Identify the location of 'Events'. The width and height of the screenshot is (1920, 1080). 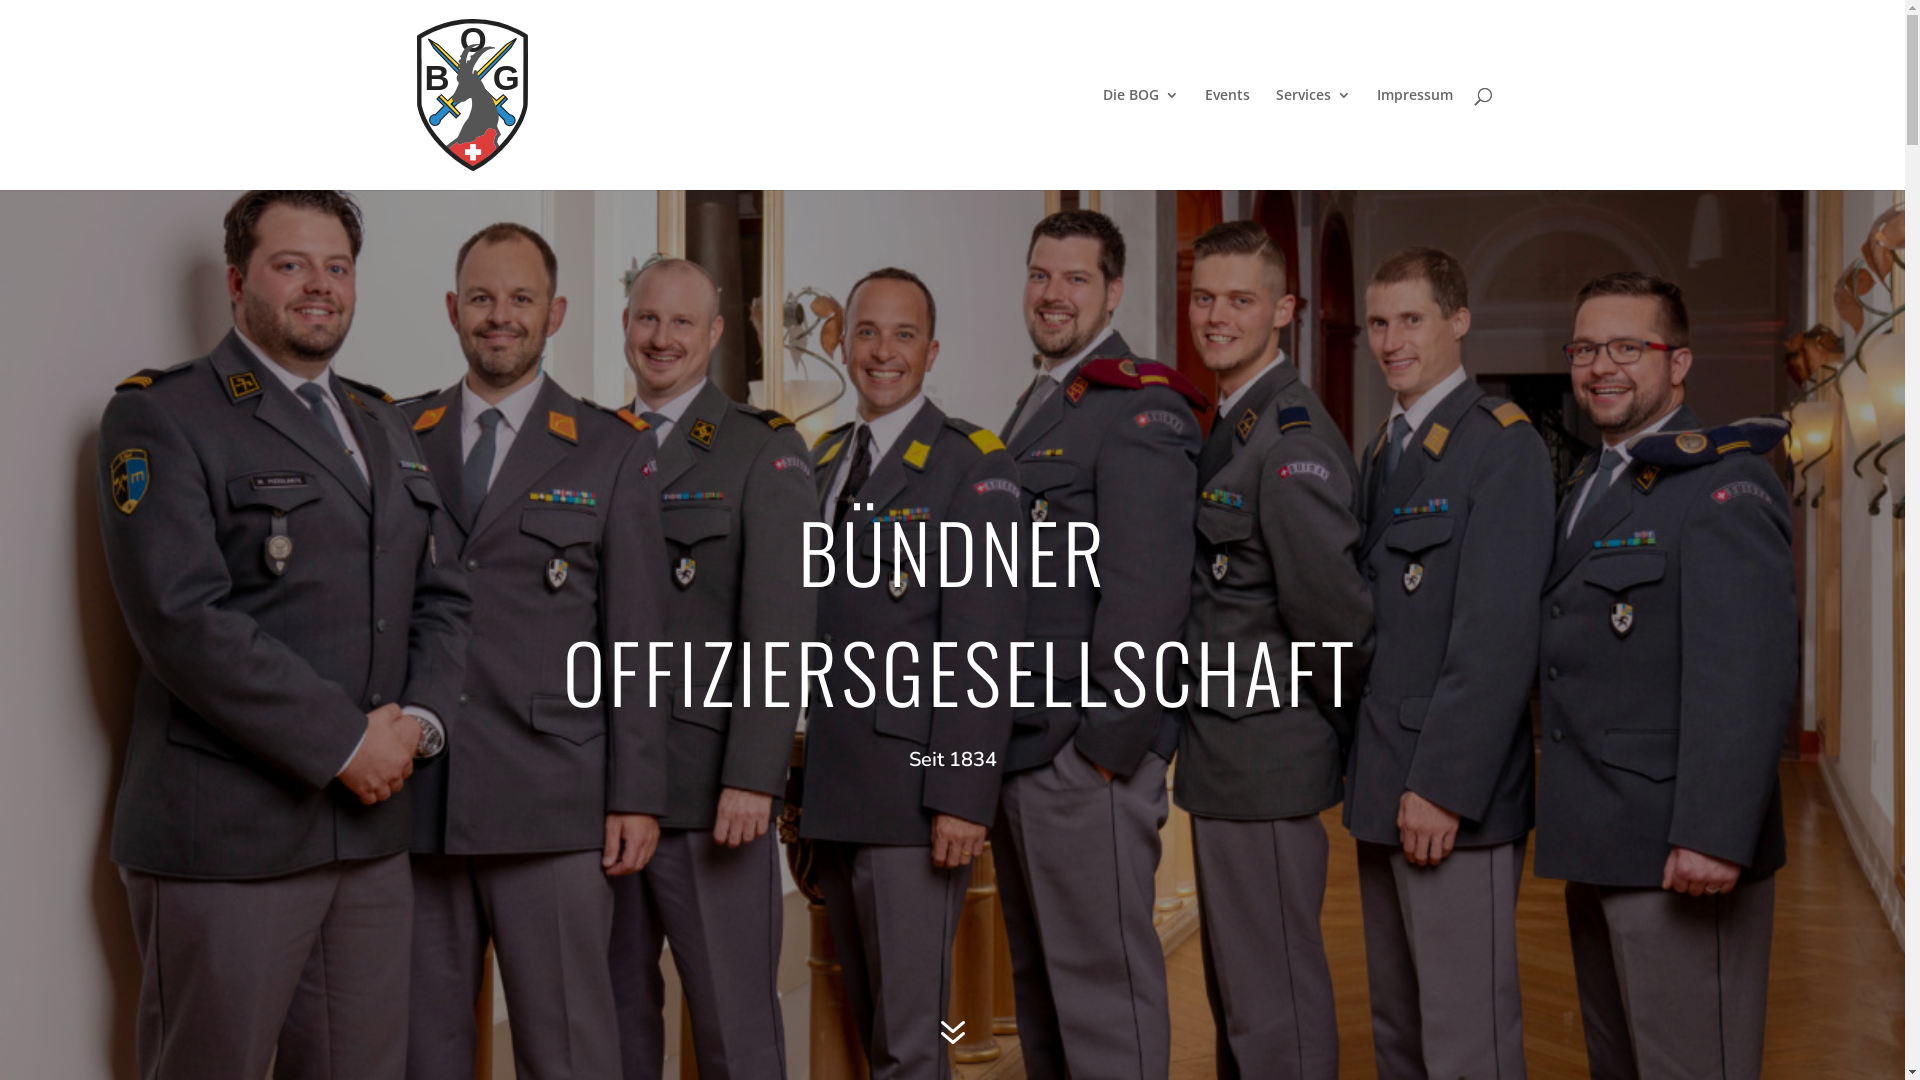
(1225, 137).